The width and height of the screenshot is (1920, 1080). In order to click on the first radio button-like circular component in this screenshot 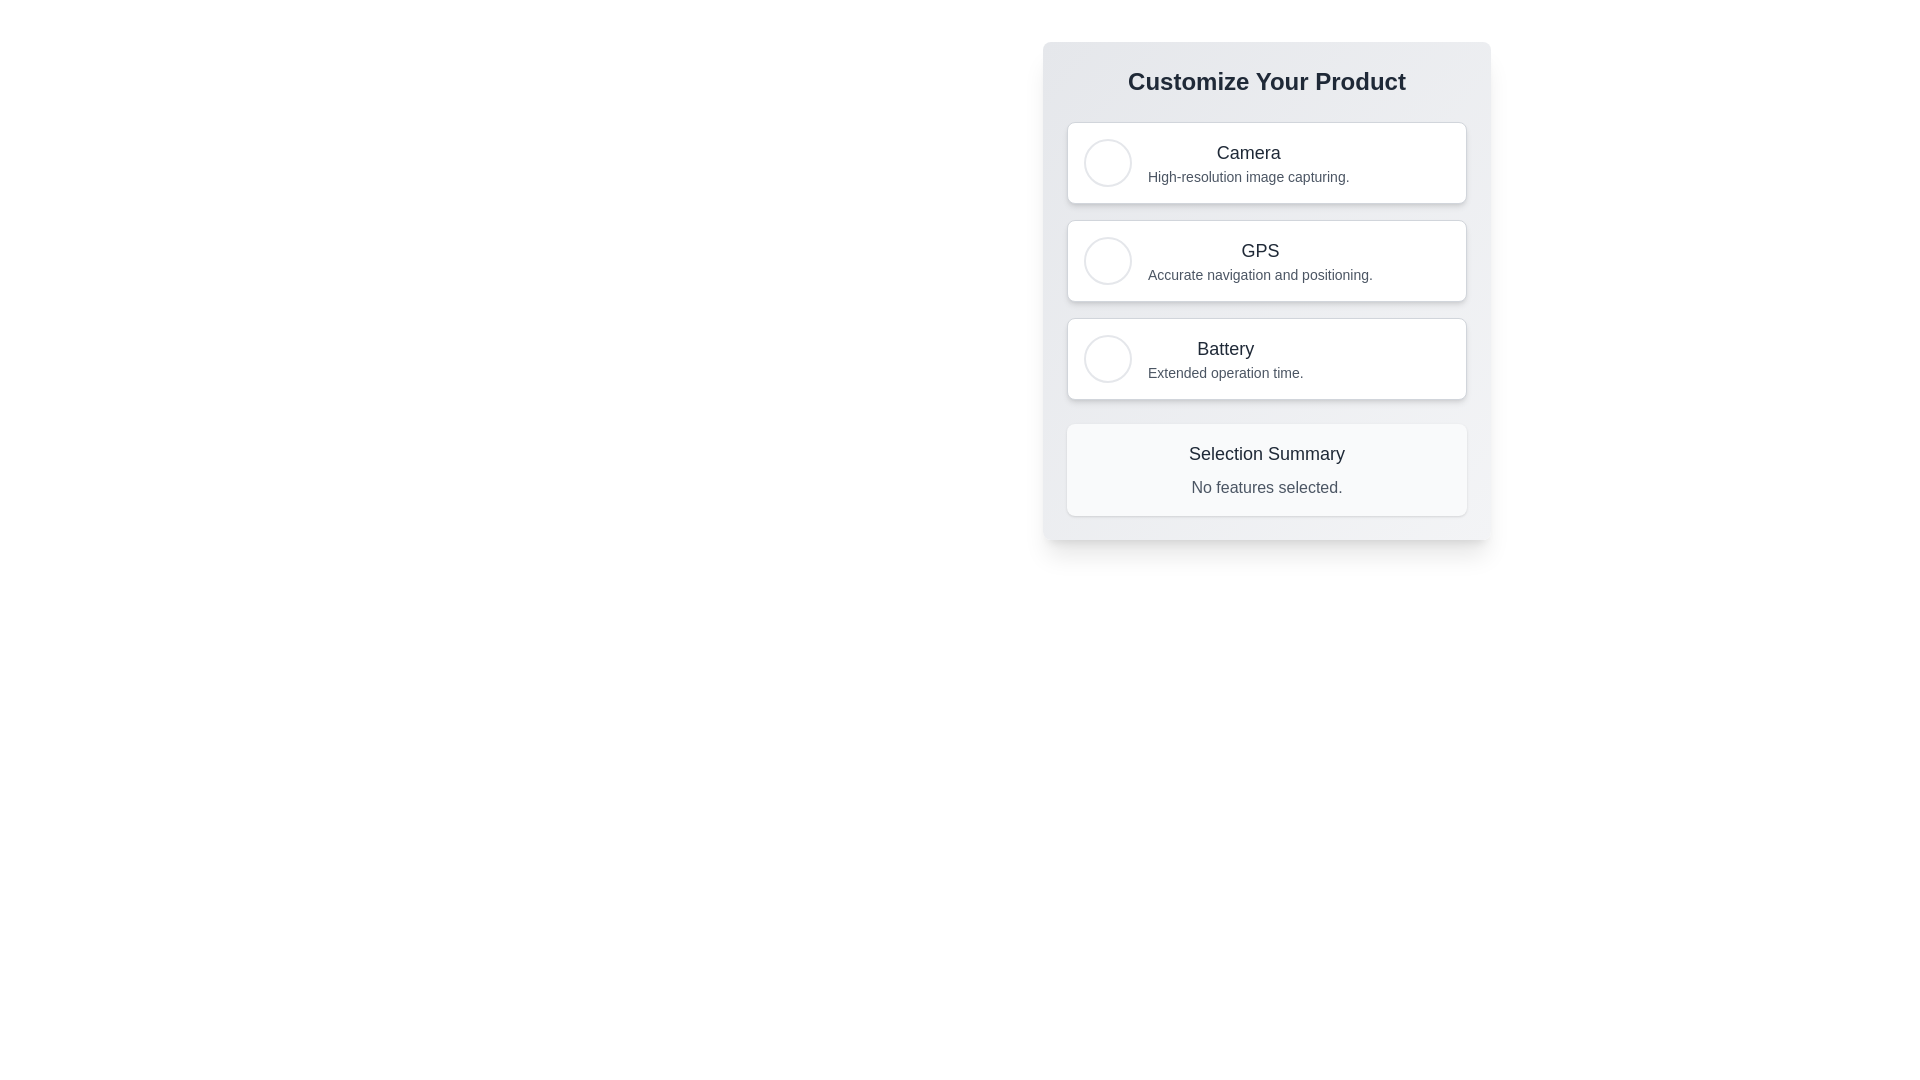, I will do `click(1107, 357)`.